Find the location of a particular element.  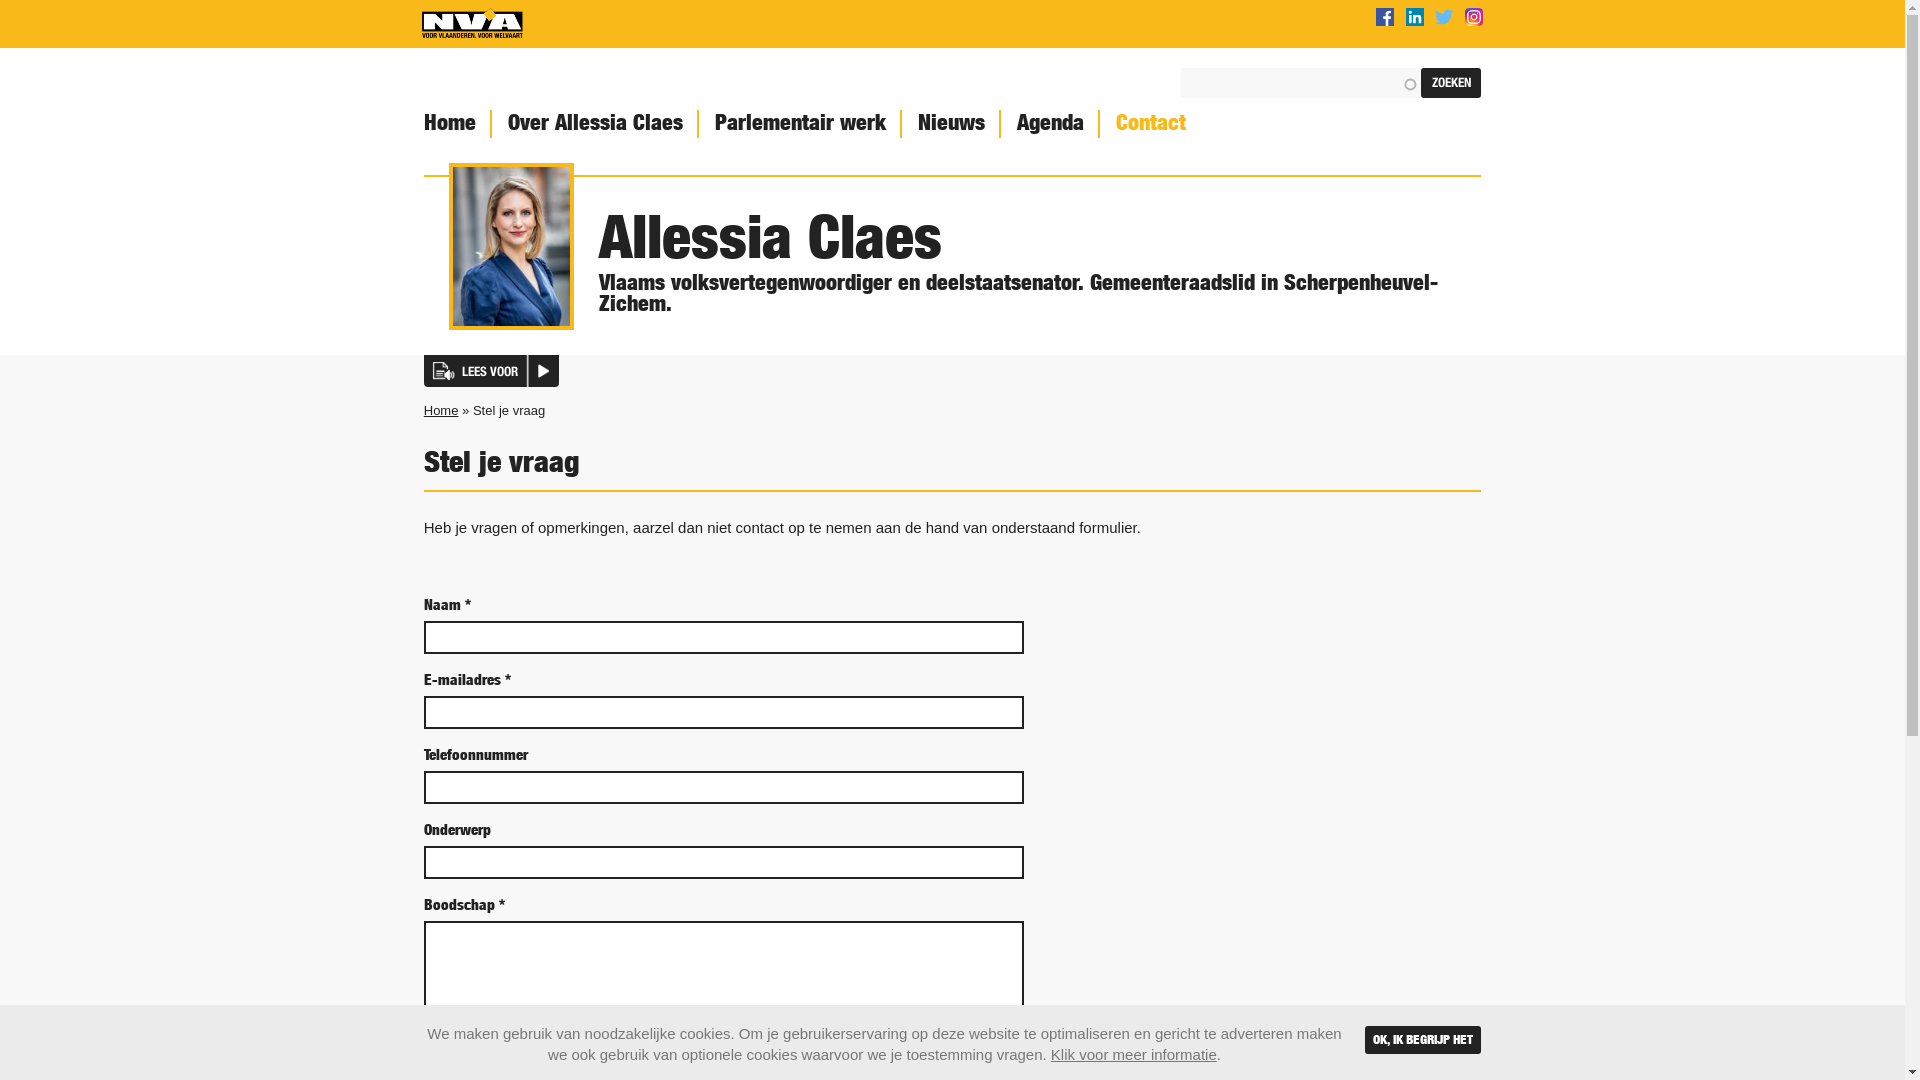

'Over Allessia Claes' is located at coordinates (592, 123).